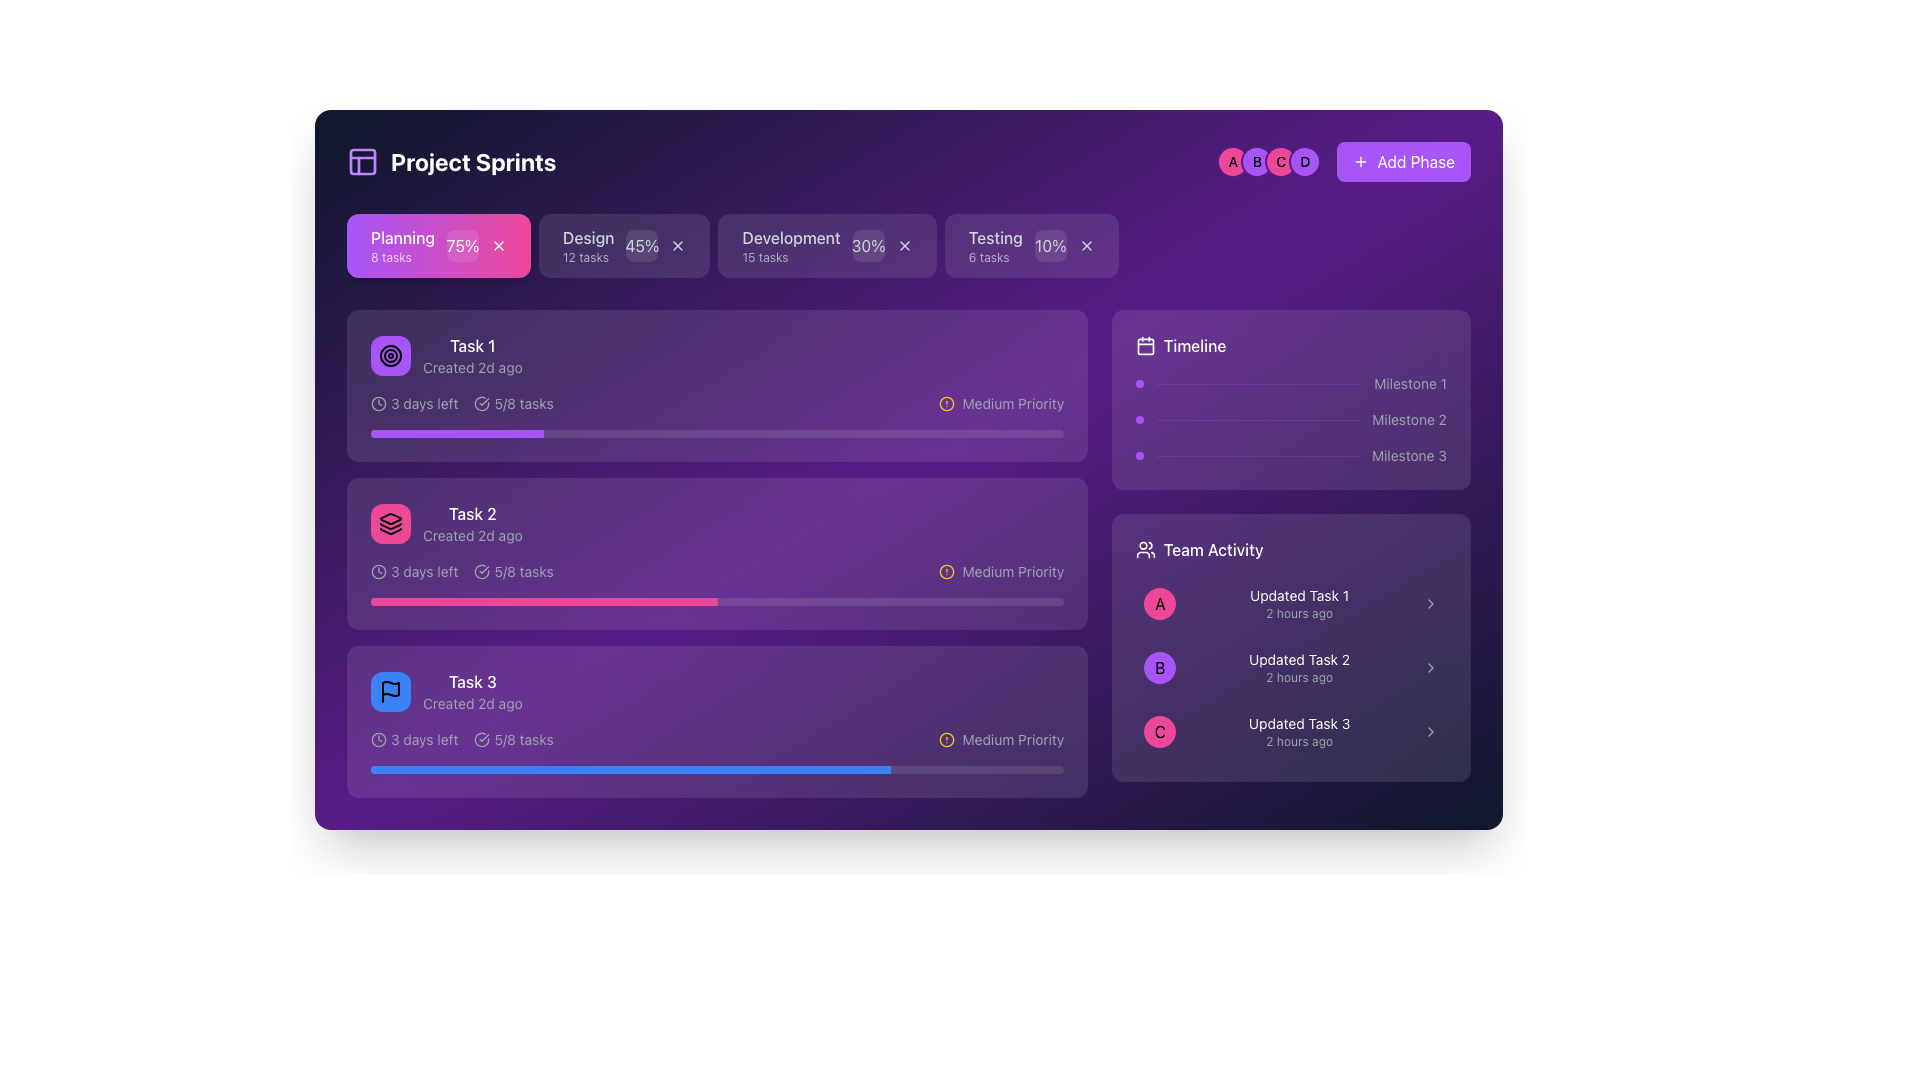  Describe the element at coordinates (445, 523) in the screenshot. I see `the task name 'Task 2' in the List Item element with a pink circular icon on the left` at that location.